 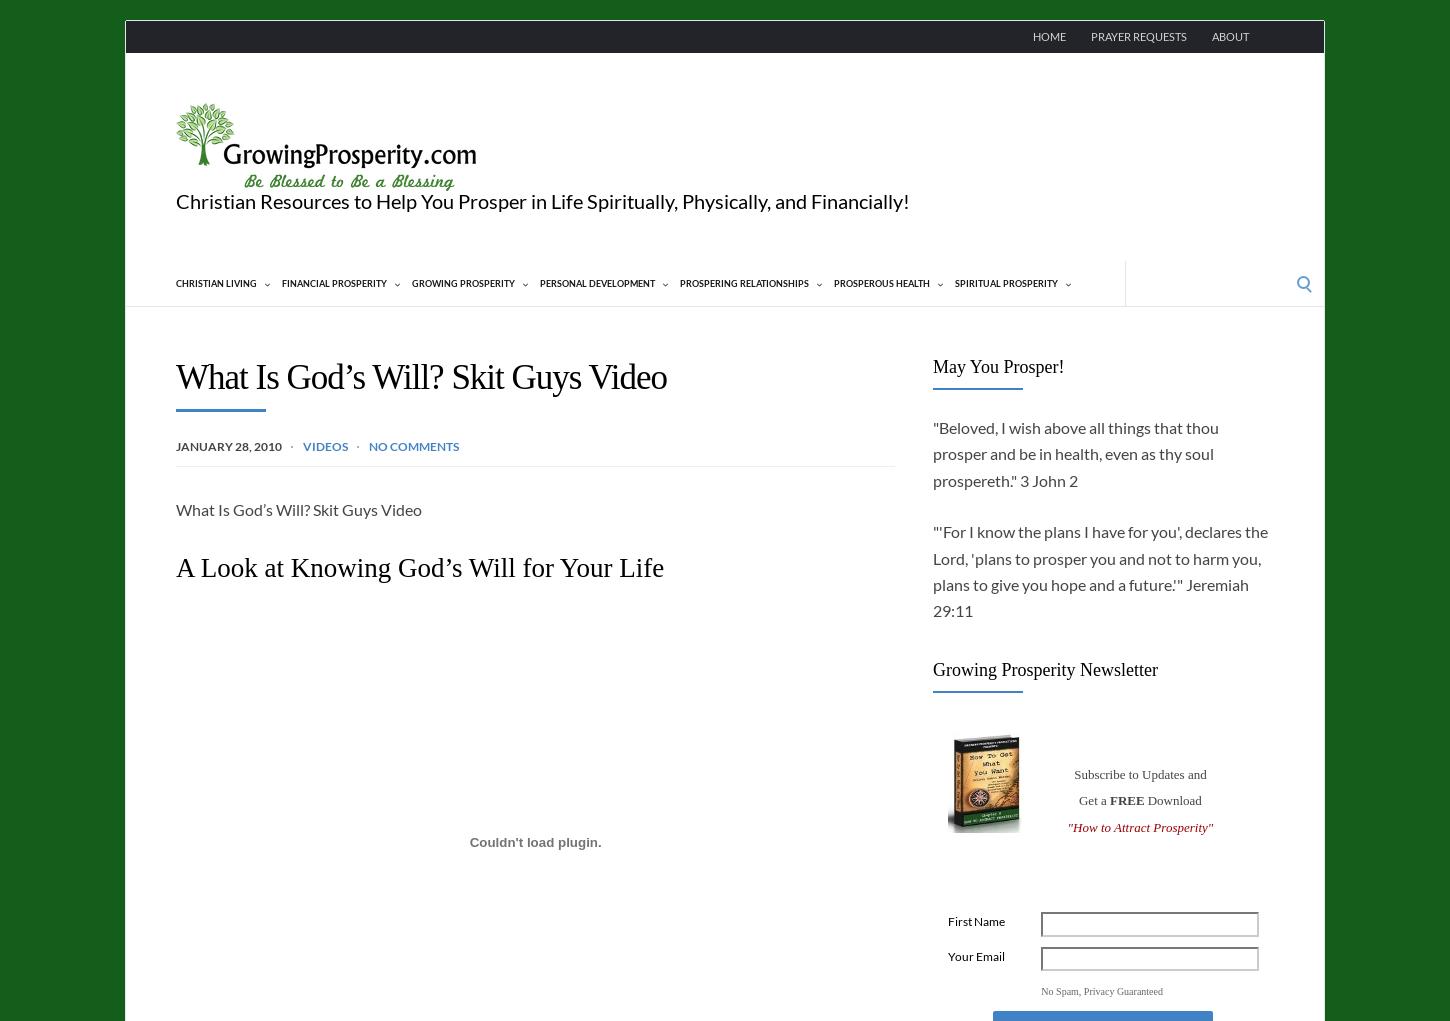 What do you see at coordinates (590, 371) in the screenshot?
I see `'Happiness'` at bounding box center [590, 371].